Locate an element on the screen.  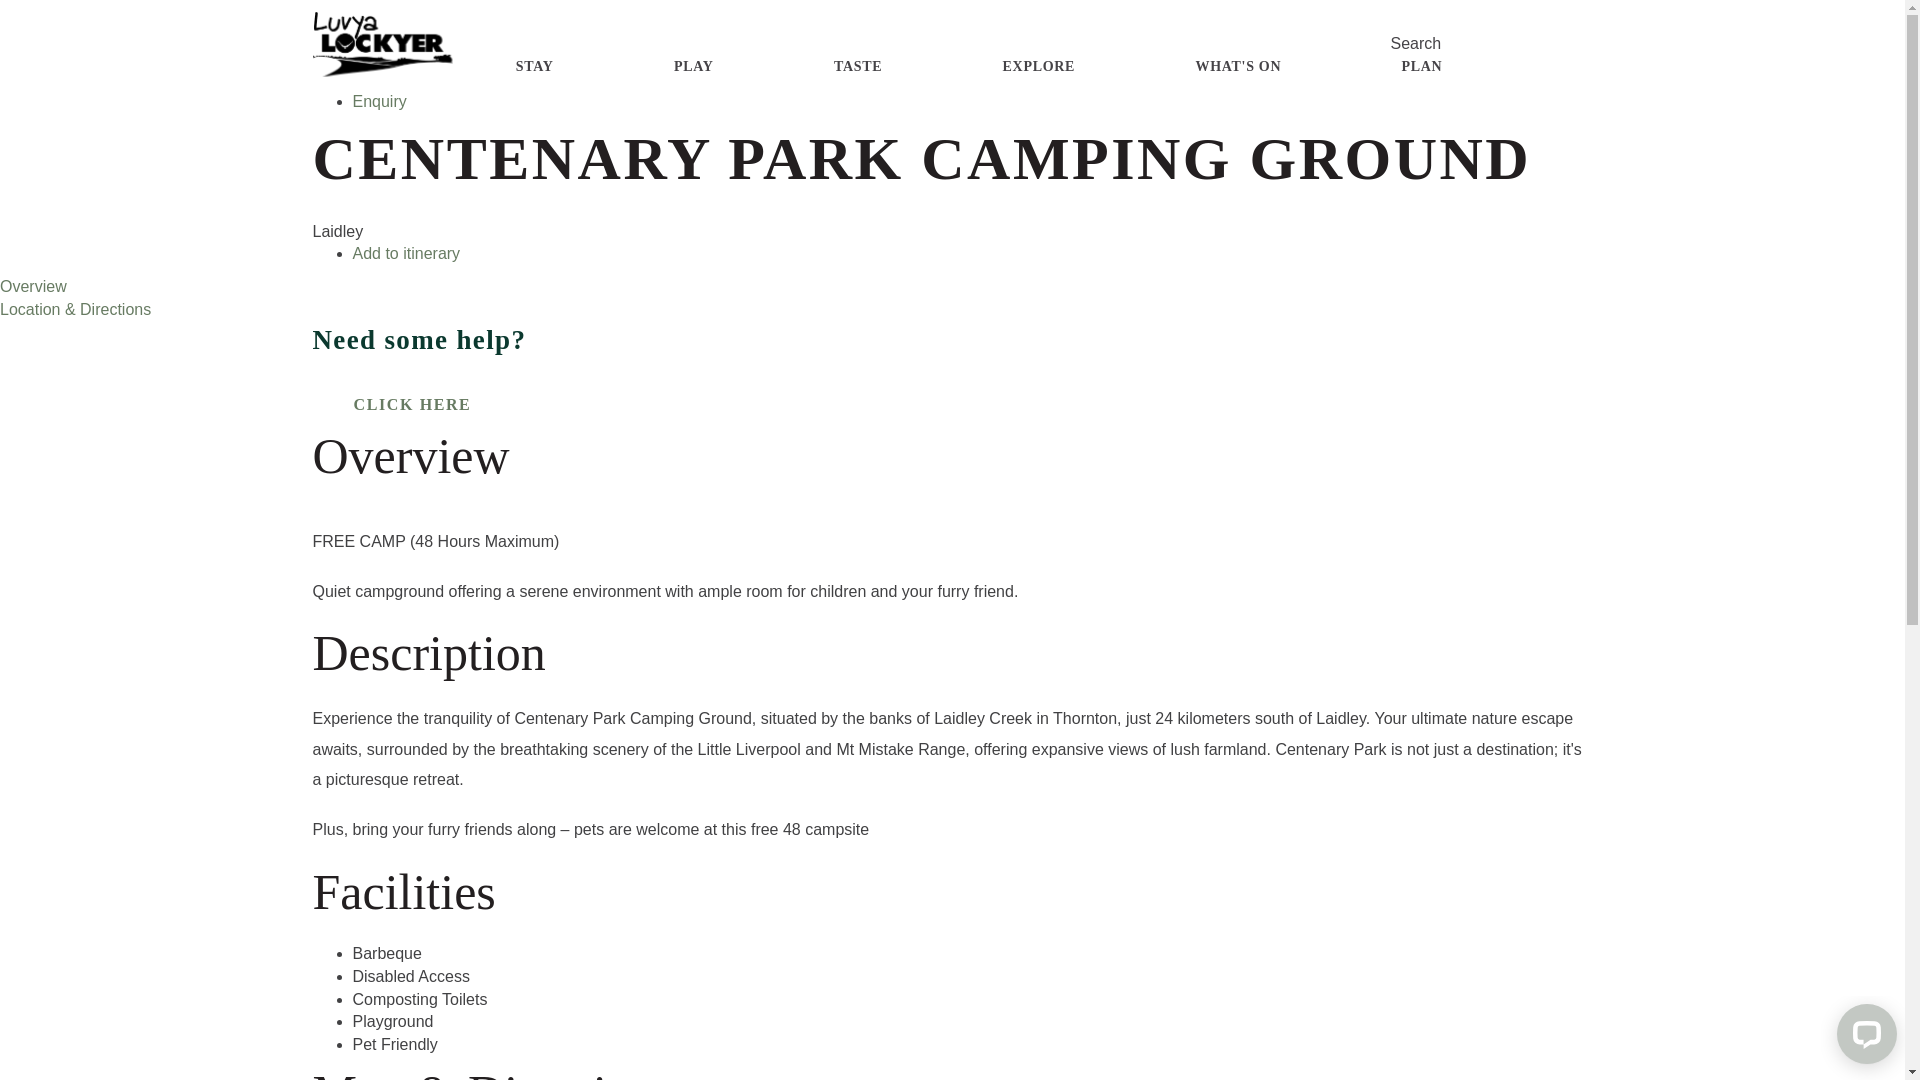
'STAY' is located at coordinates (534, 65).